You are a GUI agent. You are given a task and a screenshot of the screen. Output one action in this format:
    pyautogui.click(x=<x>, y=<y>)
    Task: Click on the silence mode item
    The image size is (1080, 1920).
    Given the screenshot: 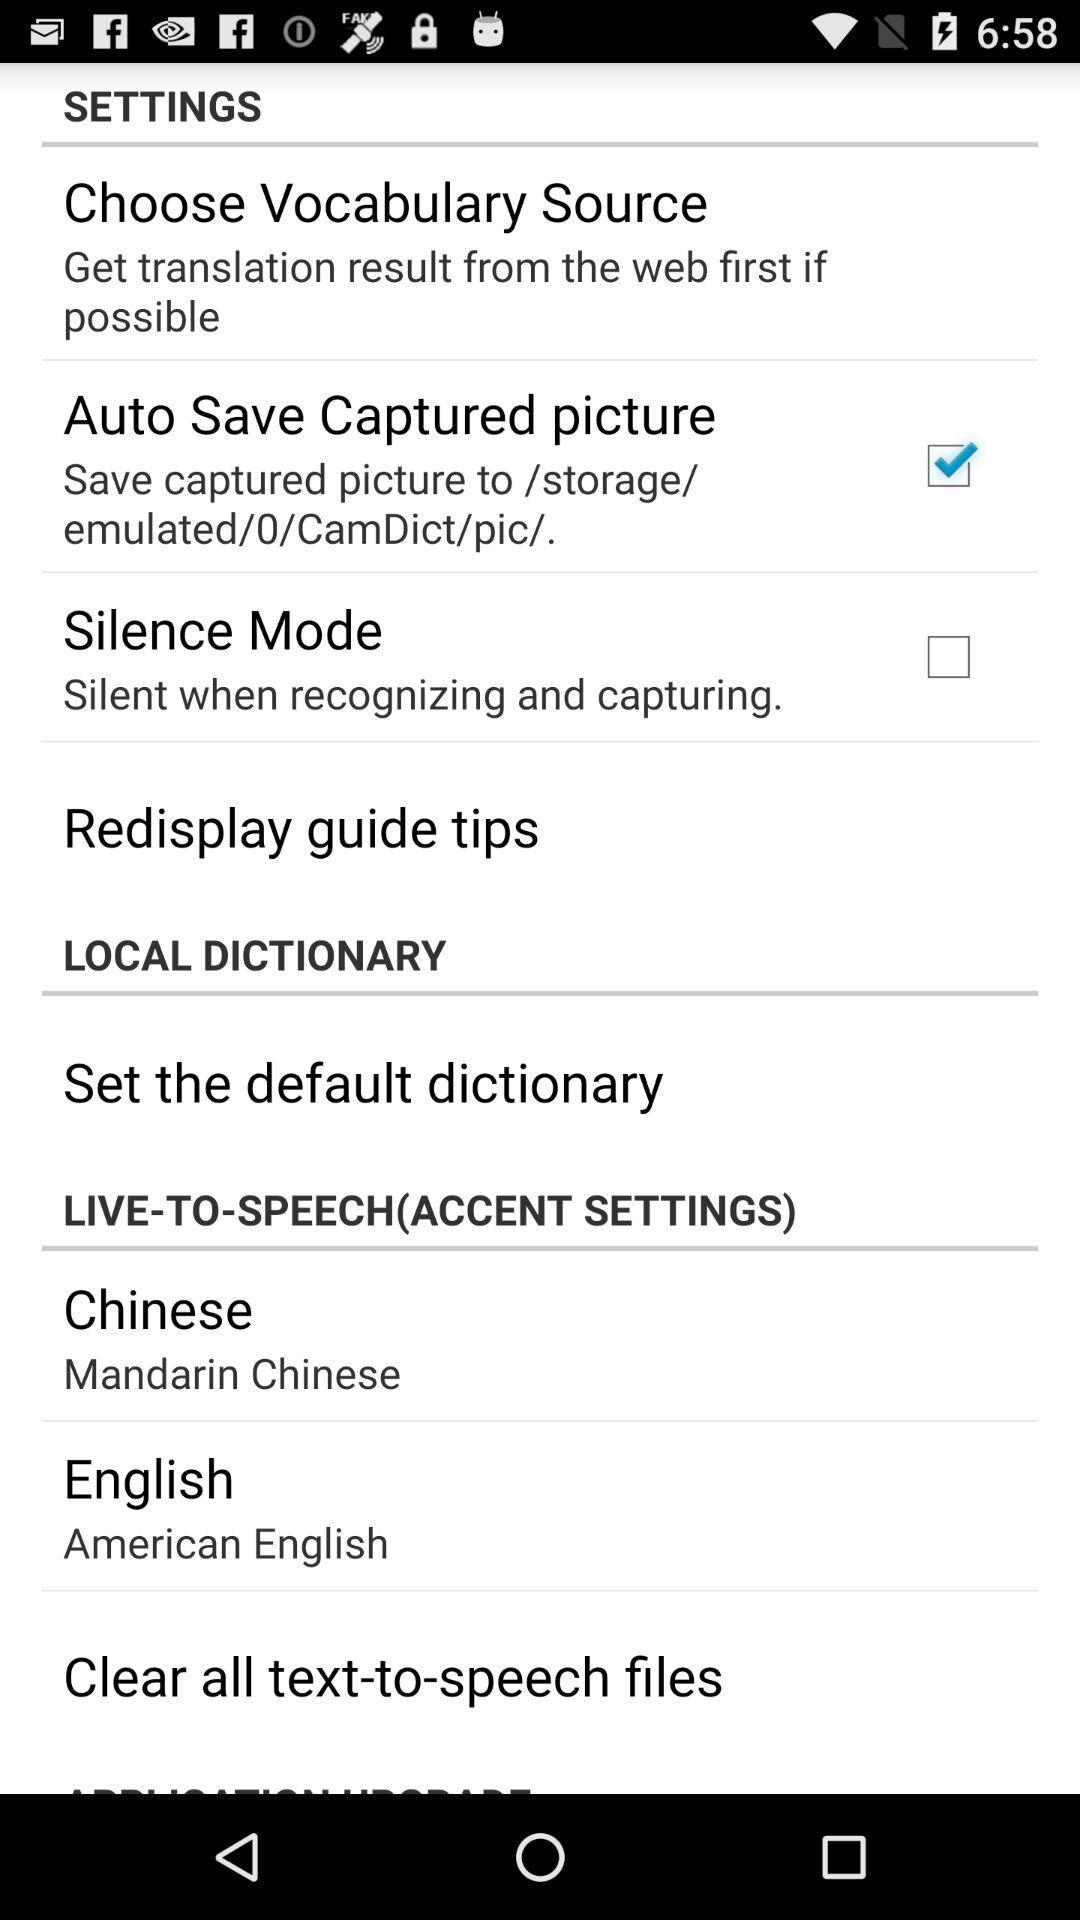 What is the action you would take?
    pyautogui.click(x=223, y=627)
    